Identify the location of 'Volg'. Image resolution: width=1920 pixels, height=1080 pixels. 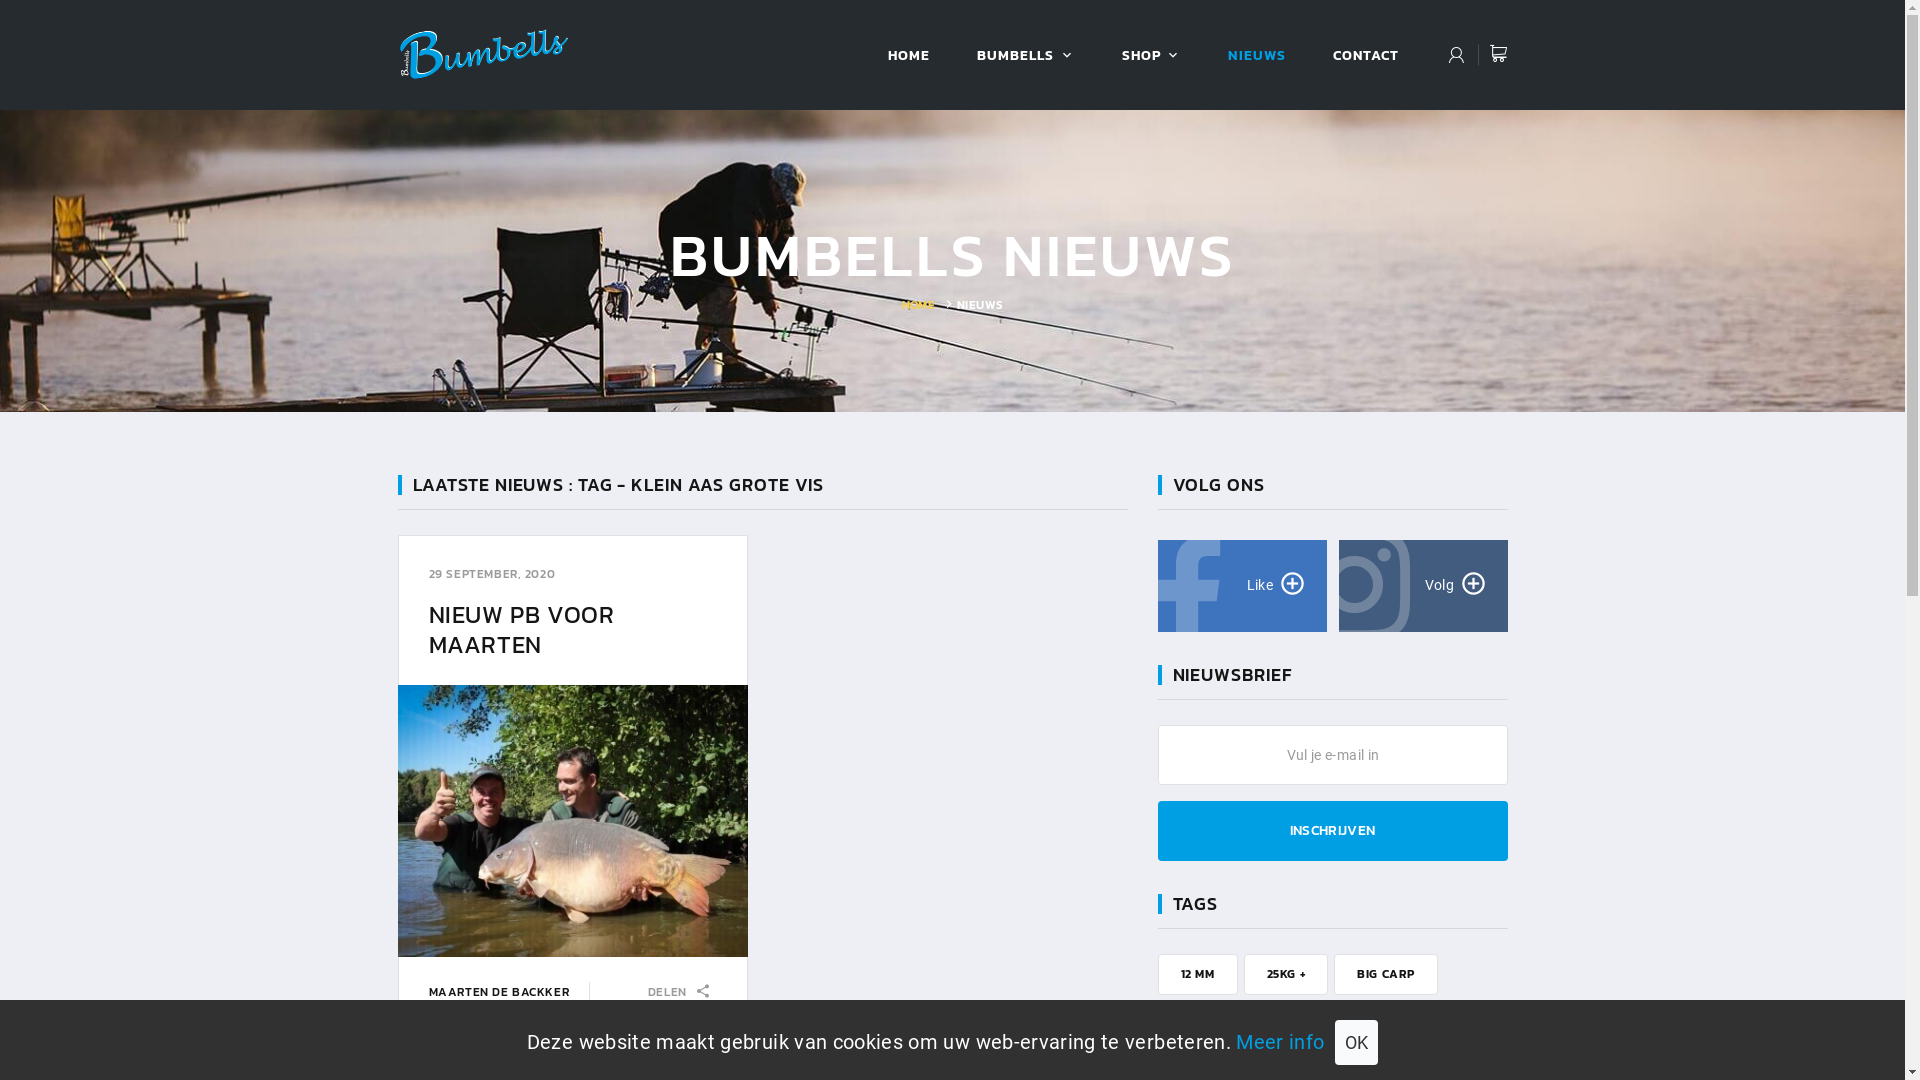
(1421, 585).